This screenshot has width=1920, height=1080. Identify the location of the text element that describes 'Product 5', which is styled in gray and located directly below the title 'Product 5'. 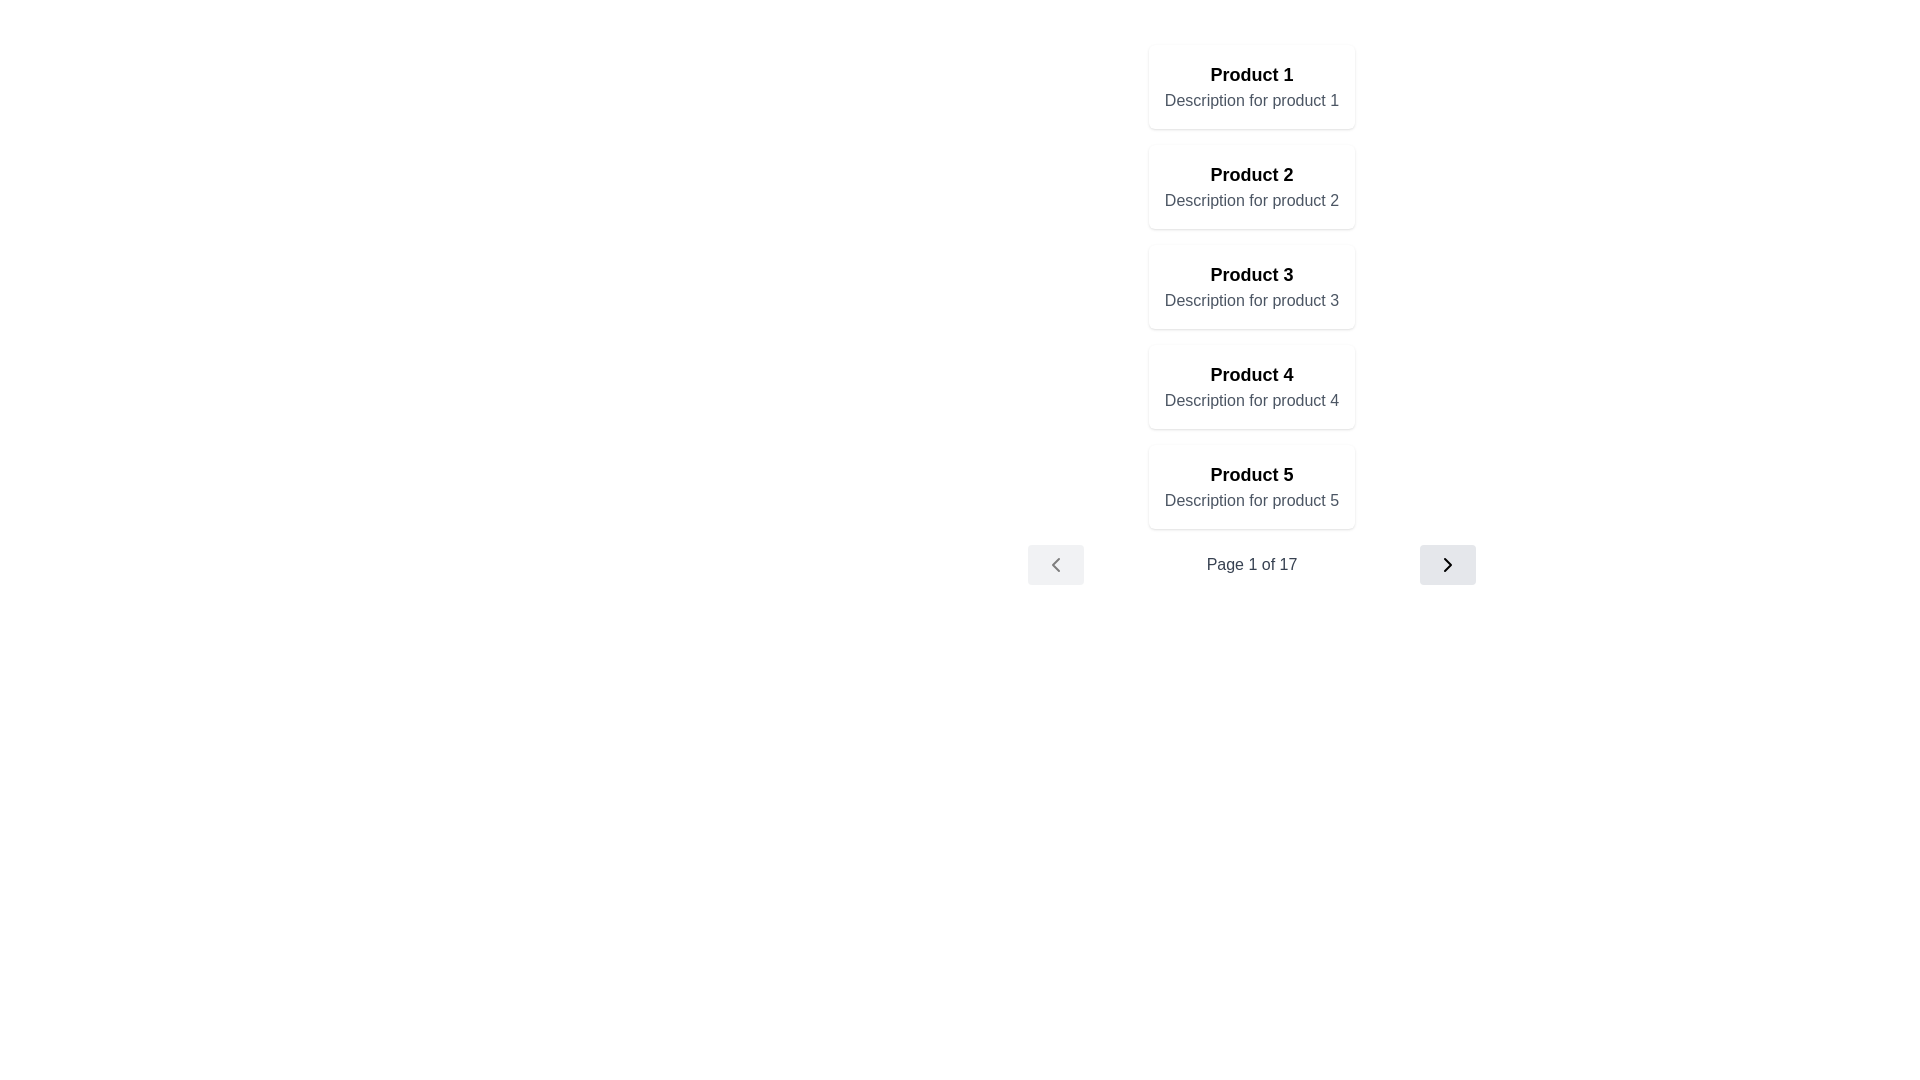
(1251, 500).